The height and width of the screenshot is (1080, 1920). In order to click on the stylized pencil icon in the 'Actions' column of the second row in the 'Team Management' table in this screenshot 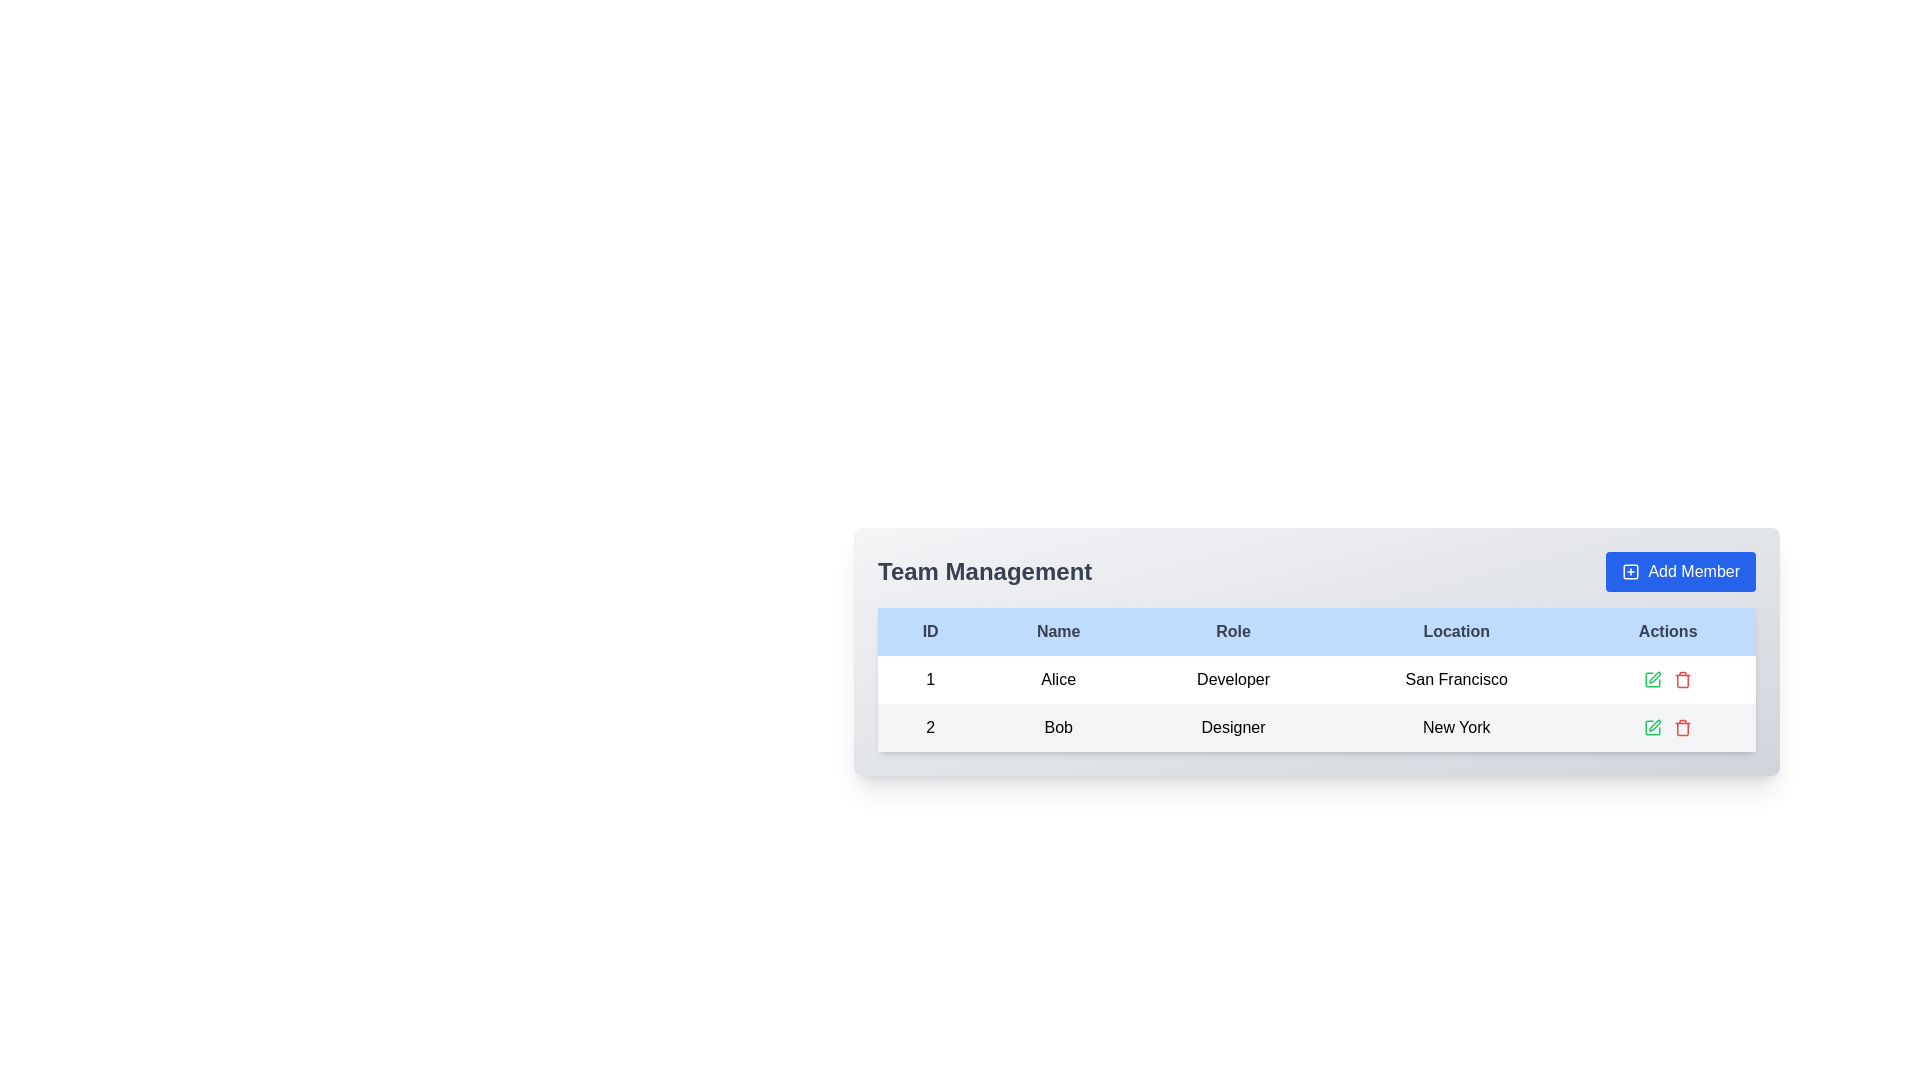, I will do `click(1655, 725)`.